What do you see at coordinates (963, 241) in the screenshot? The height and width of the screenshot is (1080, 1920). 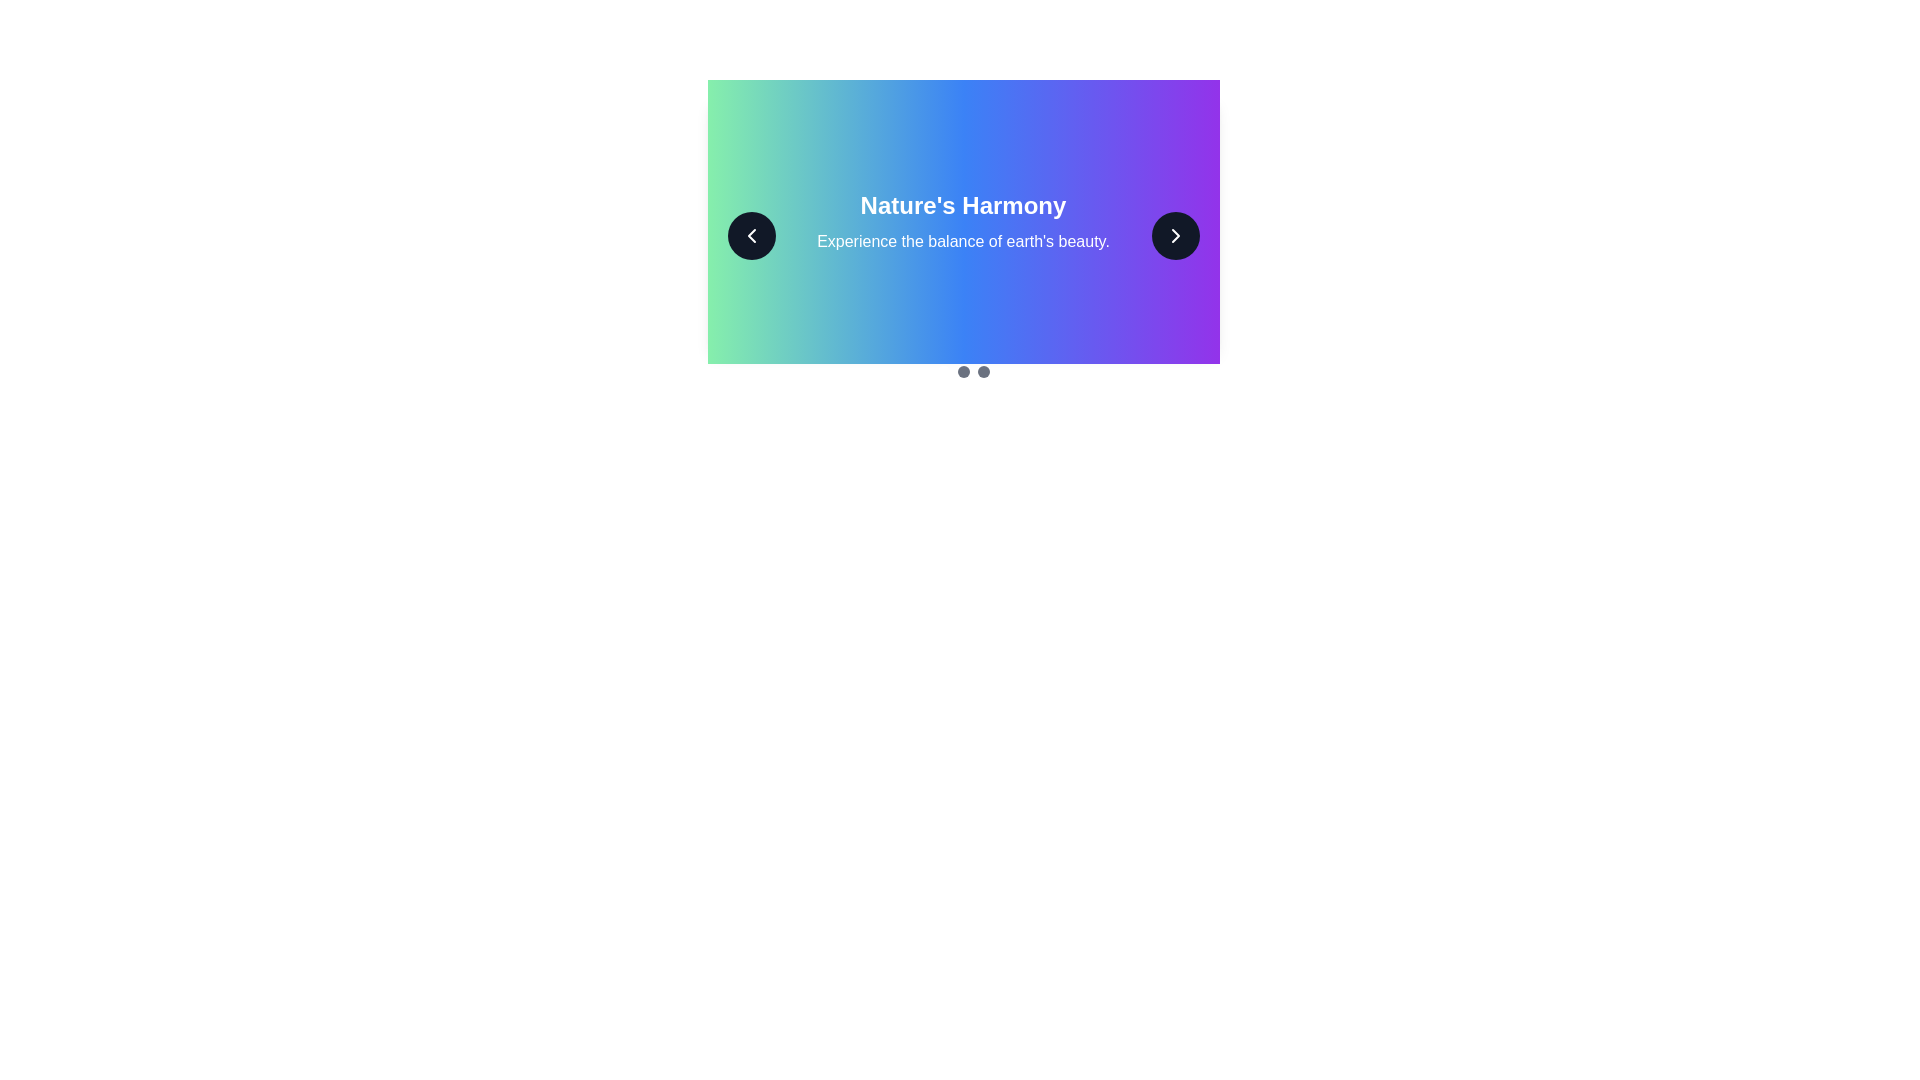 I see `the descriptive text element located below the title 'Urban Excitement' in the multi-section carousel` at bounding box center [963, 241].